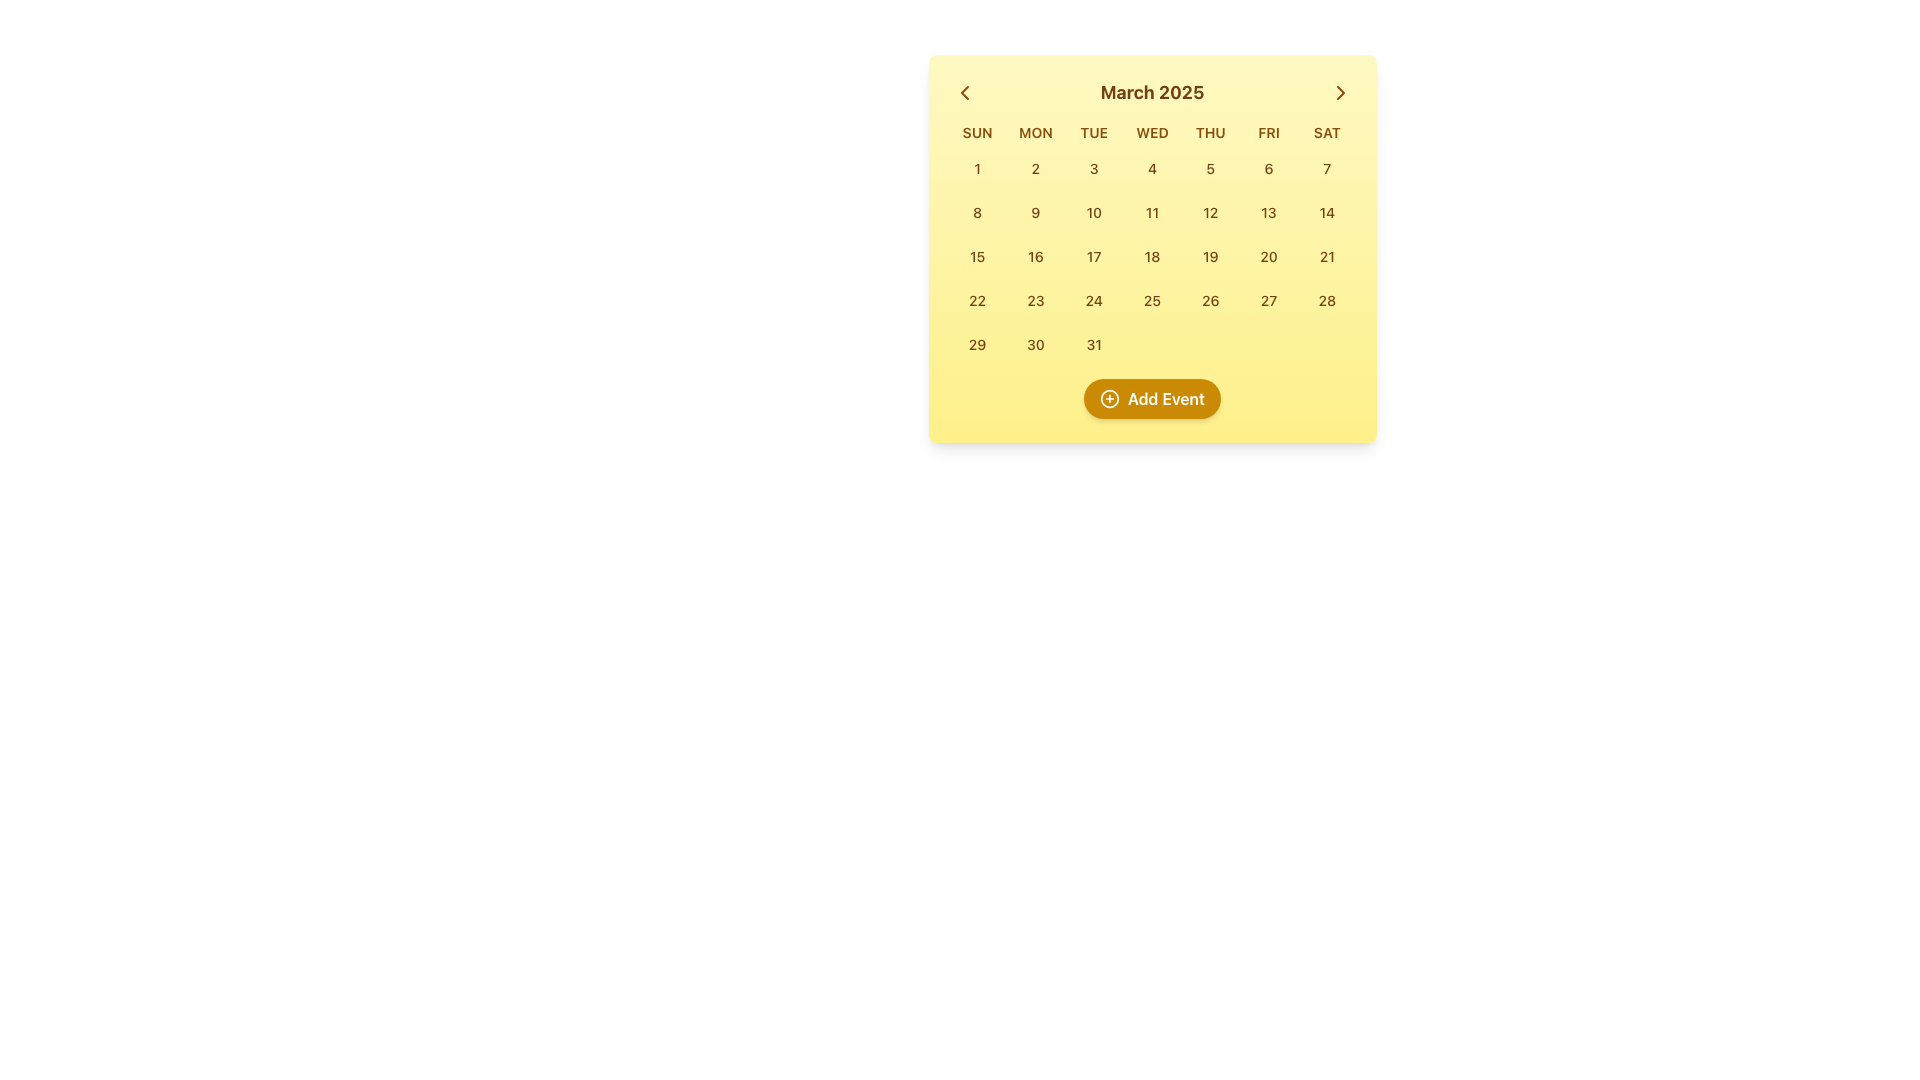 This screenshot has height=1080, width=1920. I want to click on the Calendar Date Cell representing the 29th day of March 2025, so click(977, 343).